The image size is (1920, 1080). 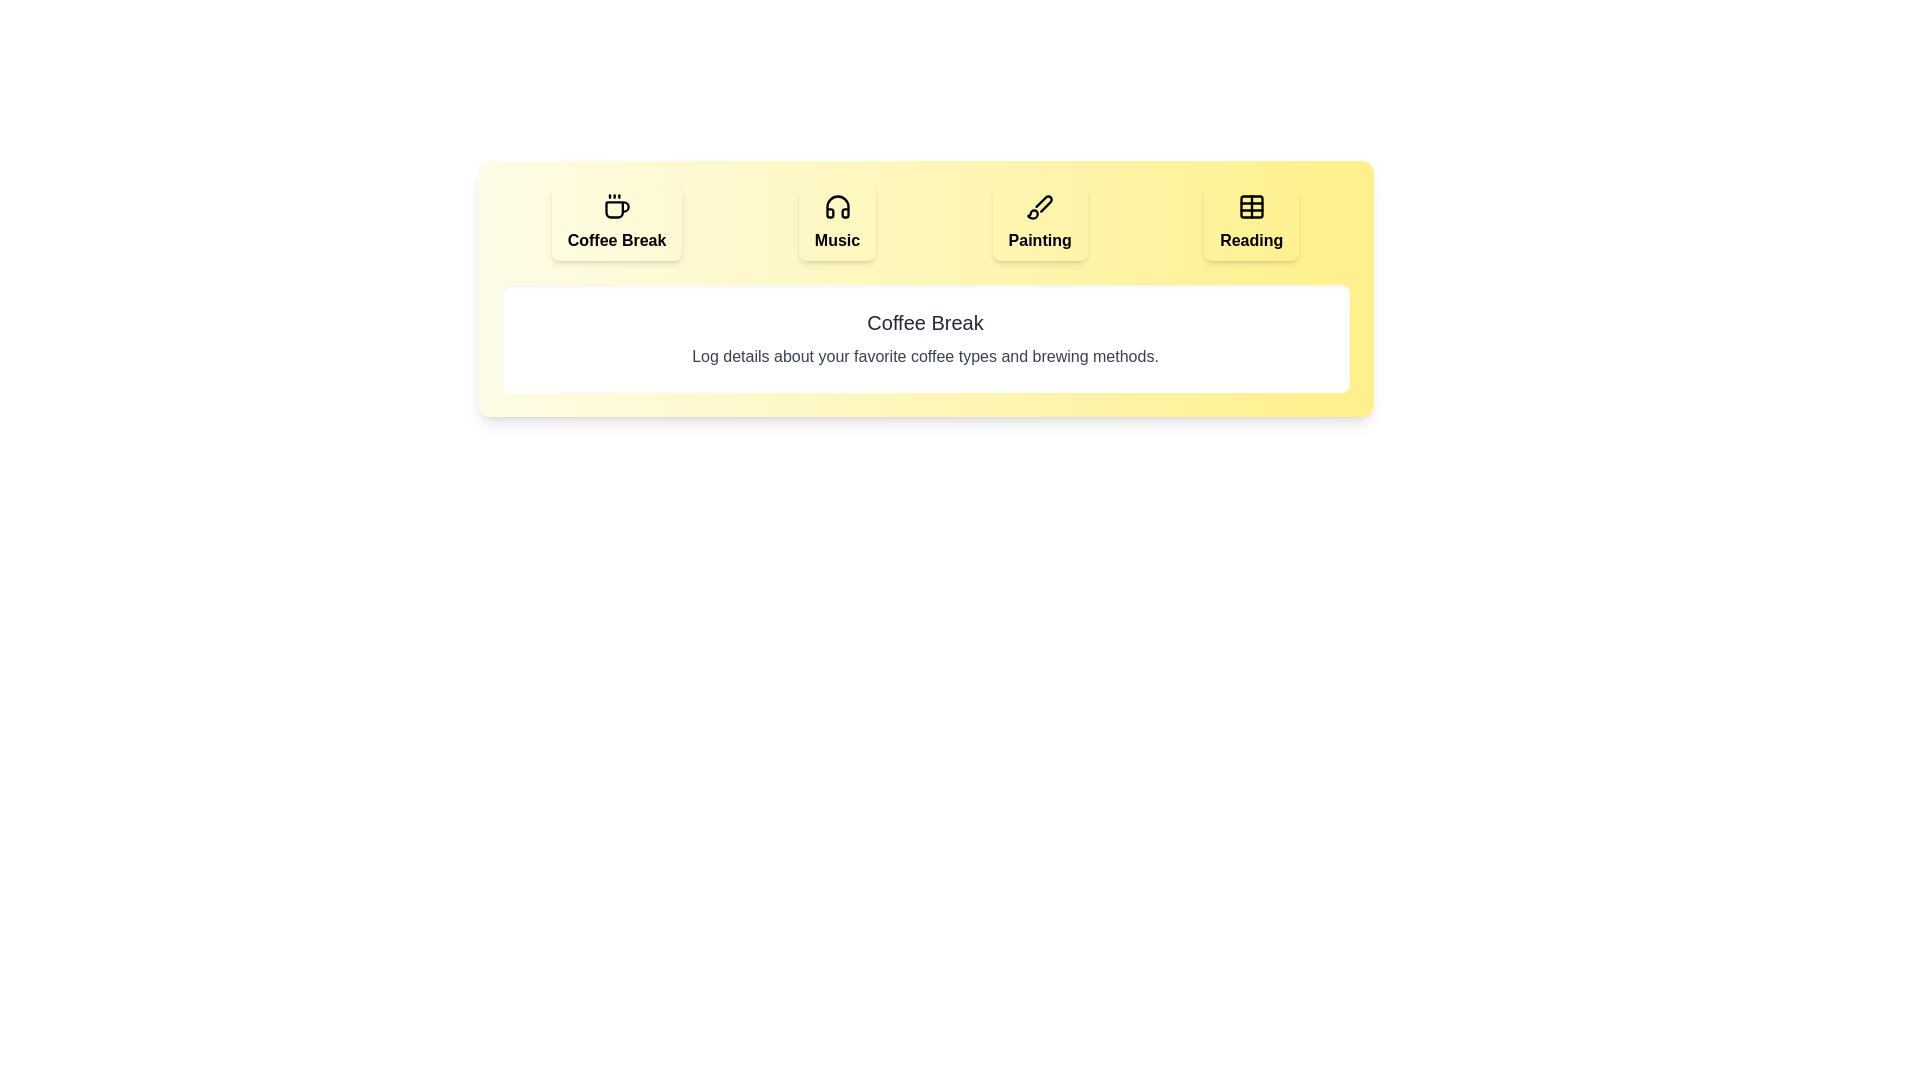 I want to click on the informational content block titled 'Coffee Break' which contains a description about logging coffee details, so click(x=924, y=289).